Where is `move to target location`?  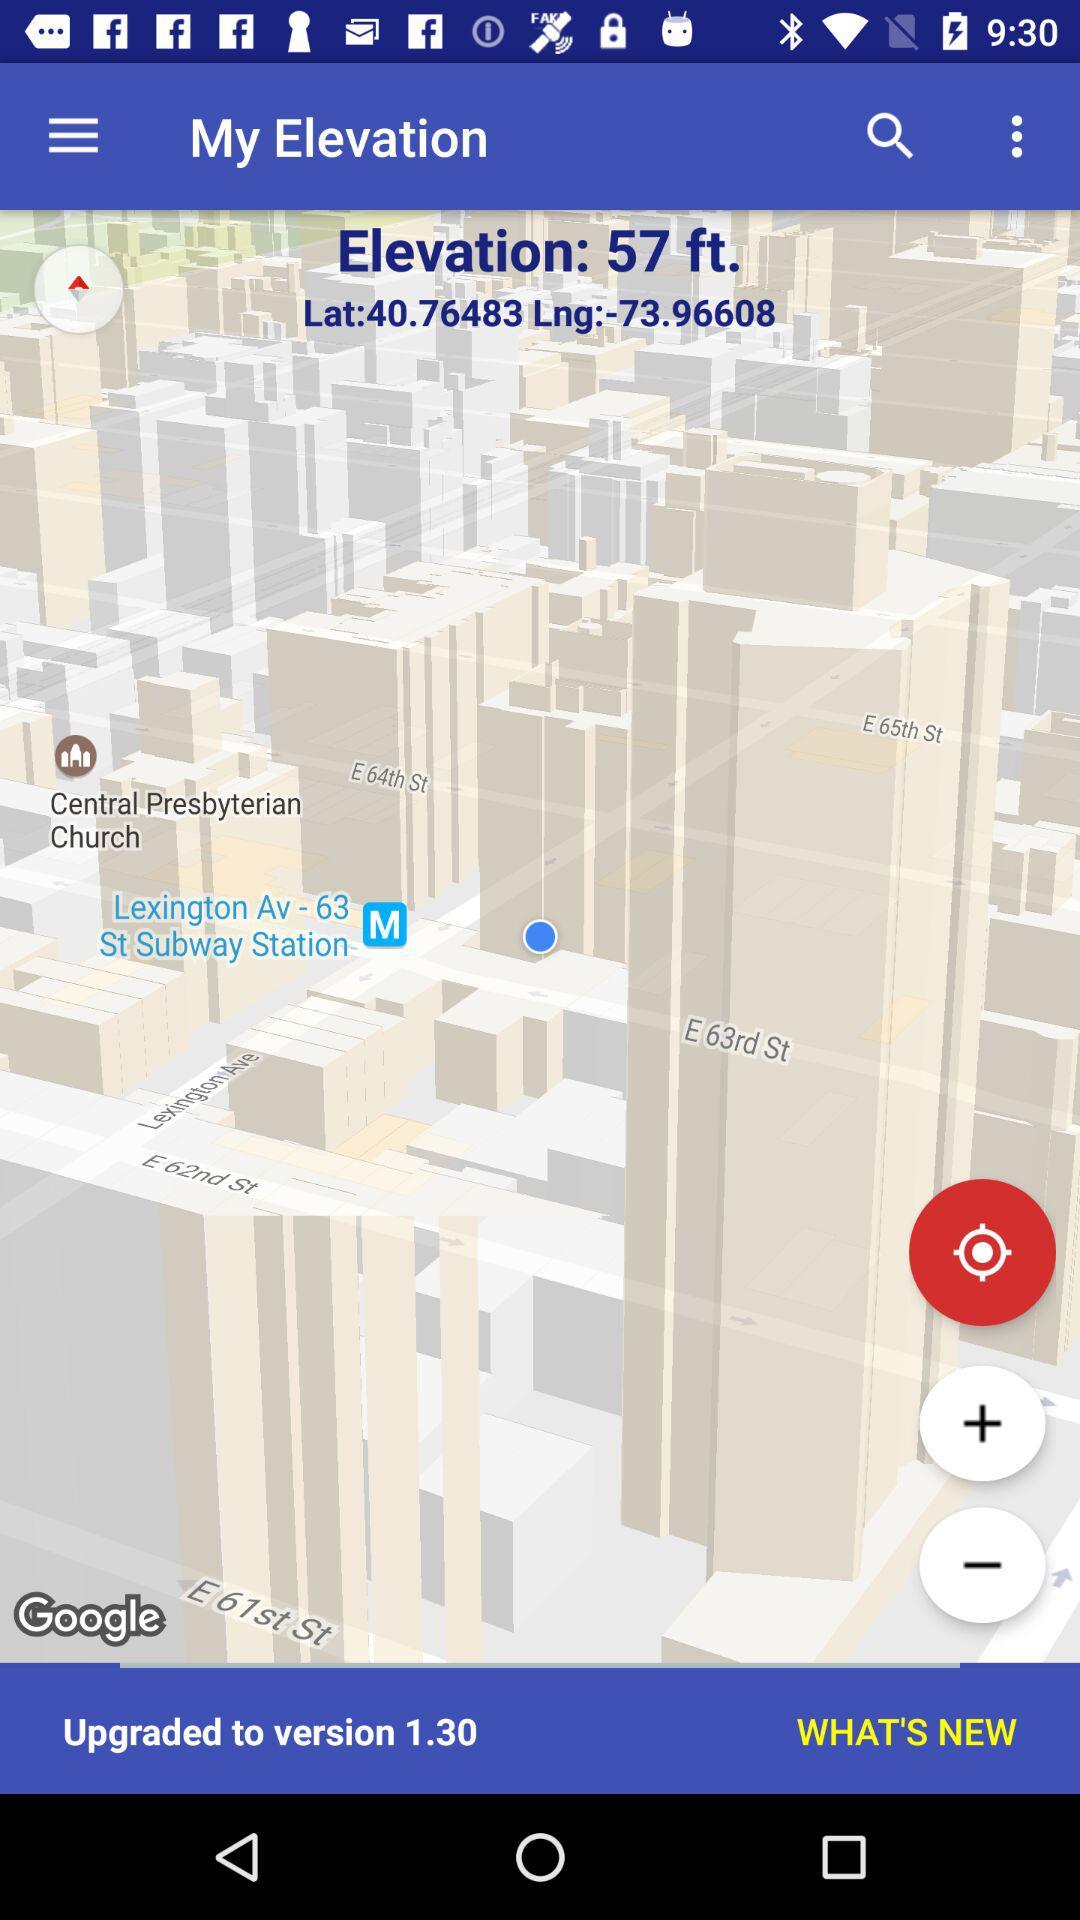
move to target location is located at coordinates (981, 1251).